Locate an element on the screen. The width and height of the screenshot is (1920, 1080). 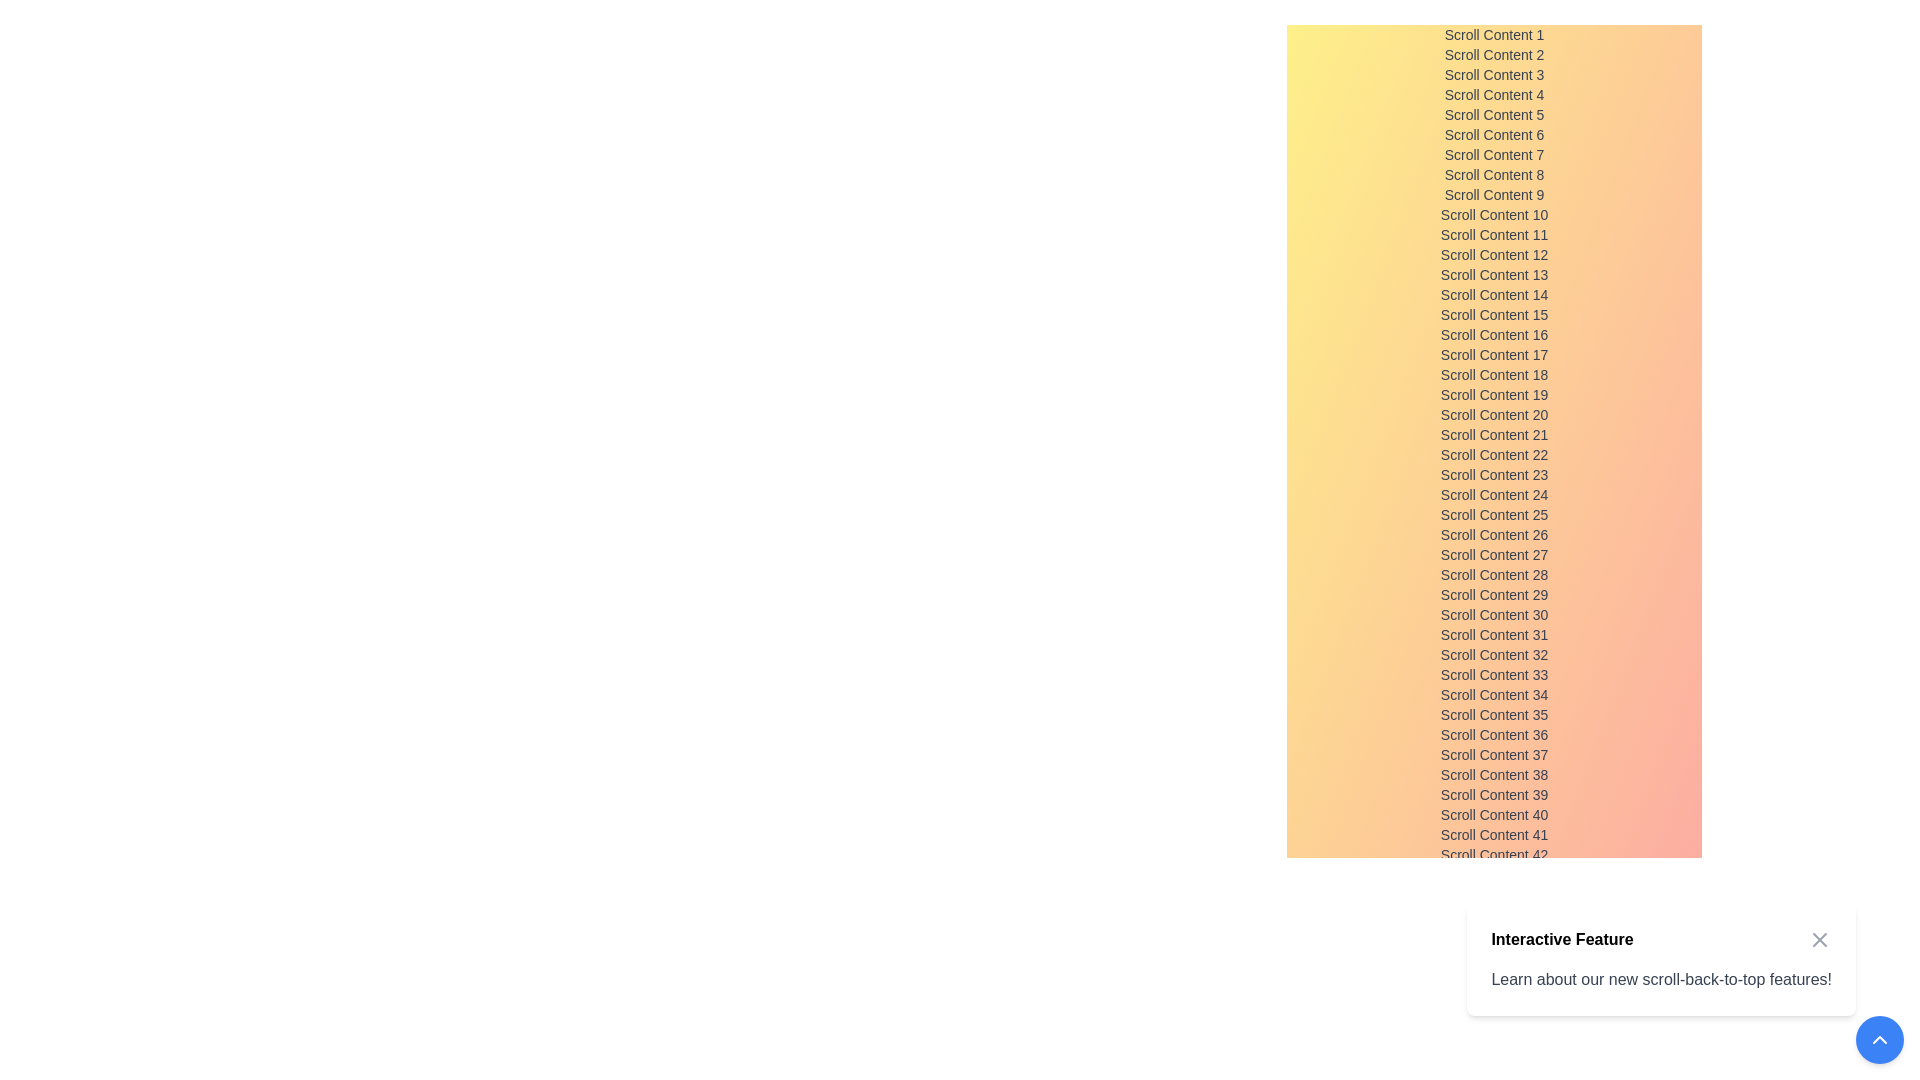
the 19th text label in the scrollable list which displays the content between 'Scroll Content 18' and 'Scroll Content 20' is located at coordinates (1494, 394).